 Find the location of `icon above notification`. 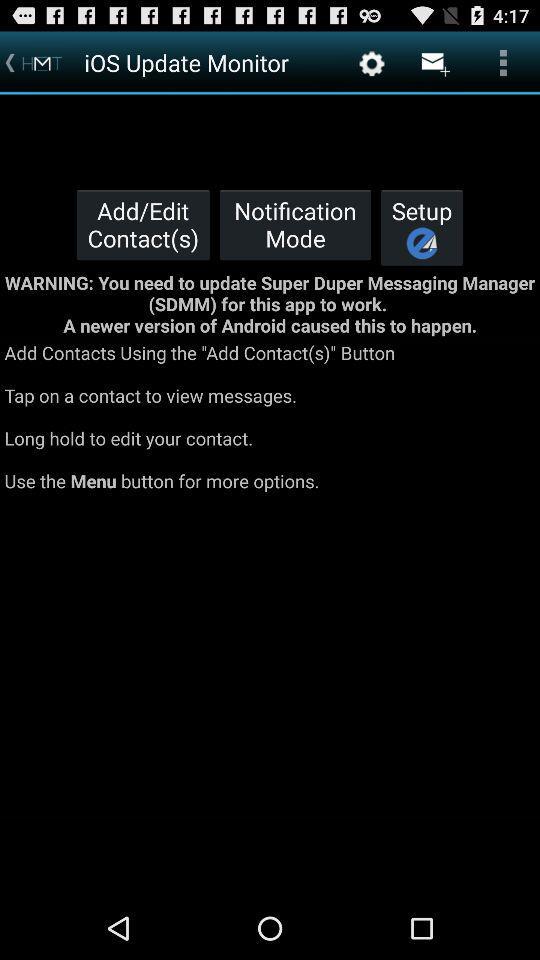

icon above notification is located at coordinates (372, 62).